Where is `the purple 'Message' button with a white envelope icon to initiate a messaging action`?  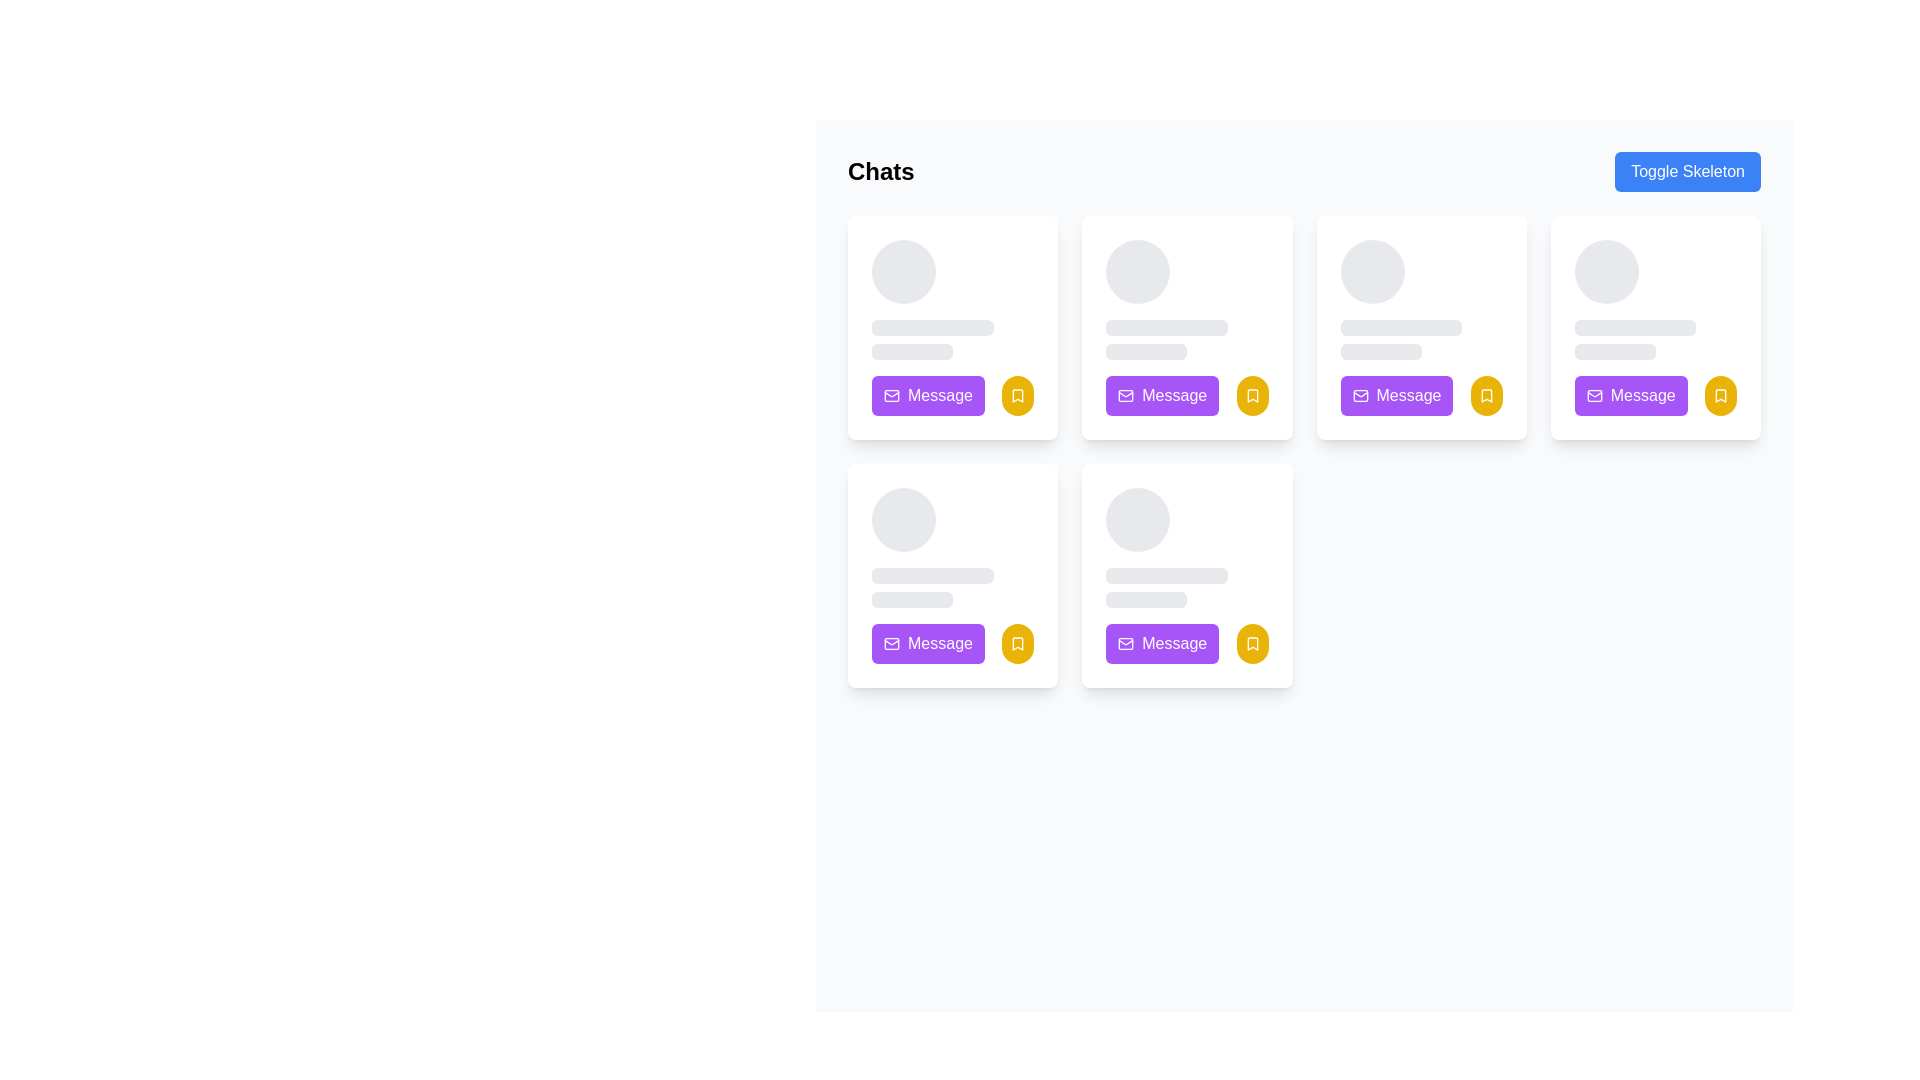 the purple 'Message' button with a white envelope icon to initiate a messaging action is located at coordinates (1420, 396).